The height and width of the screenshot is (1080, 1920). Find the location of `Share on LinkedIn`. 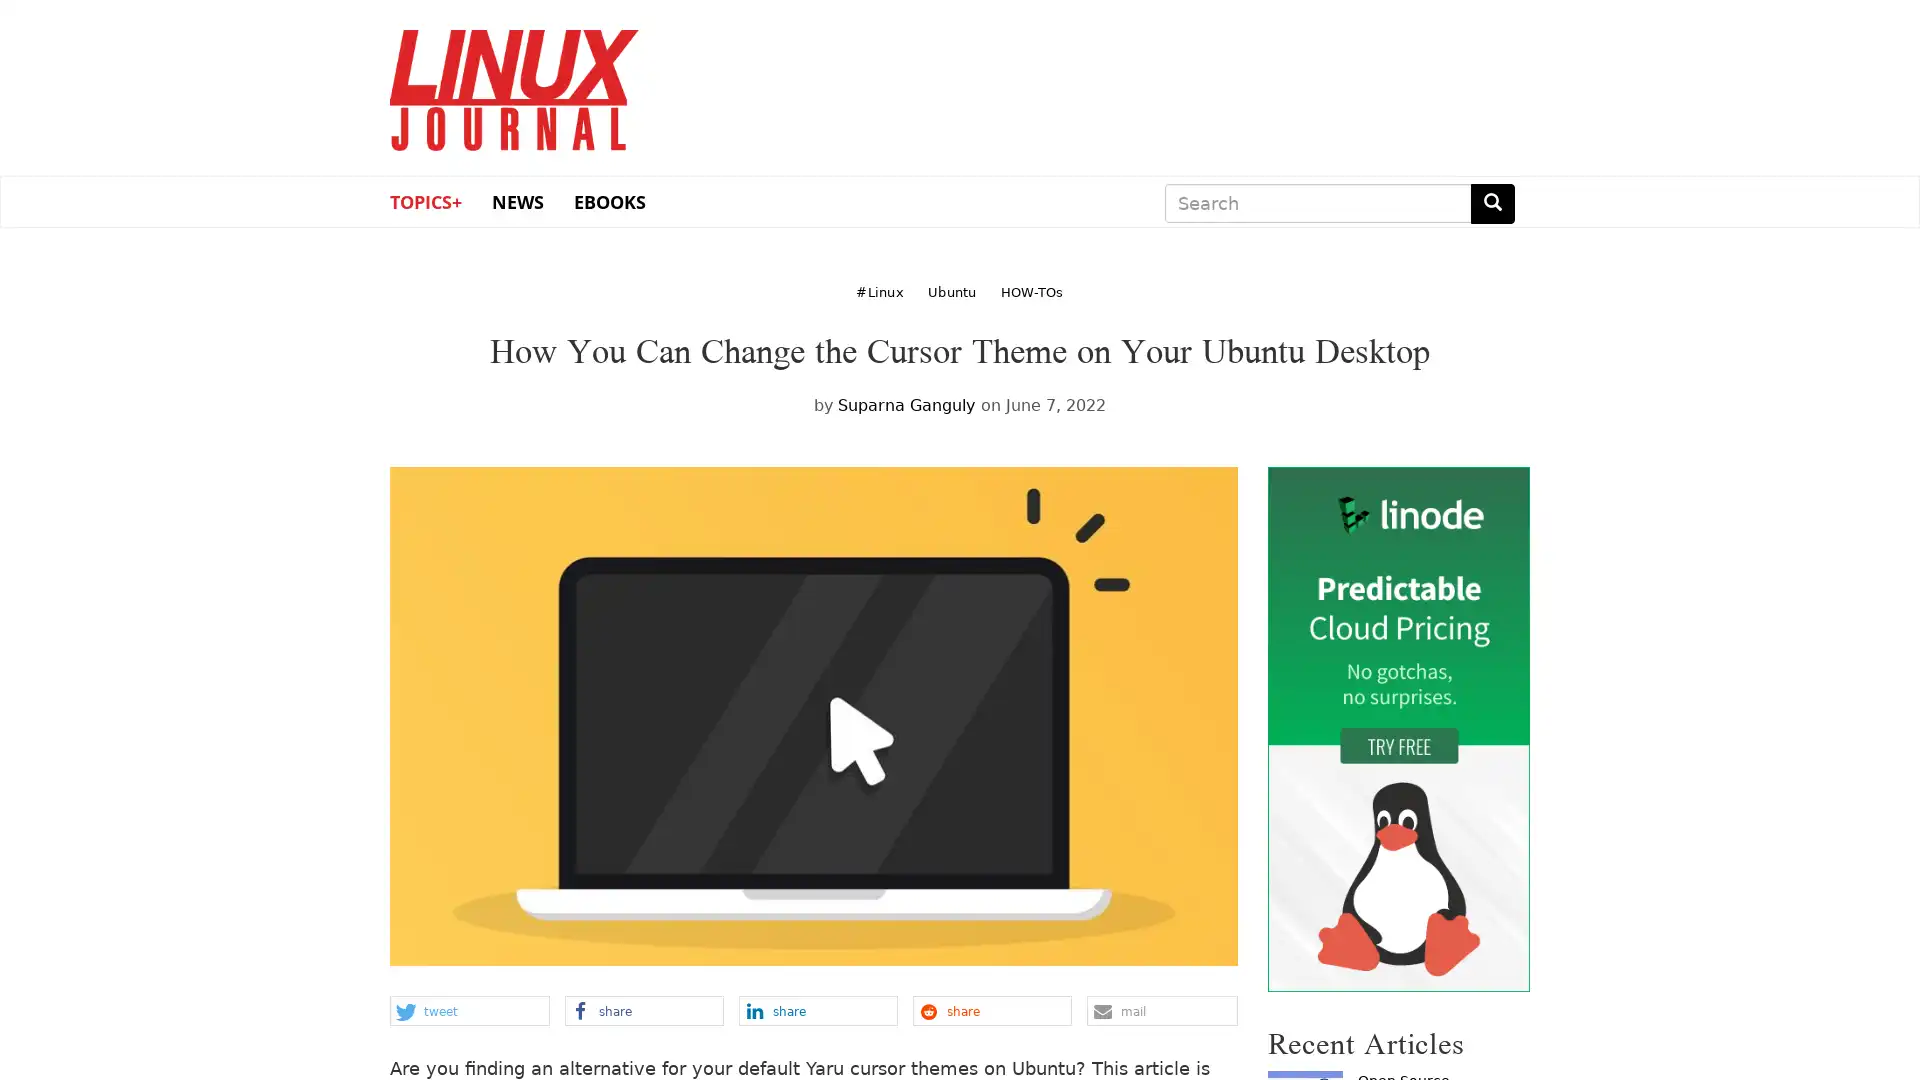

Share on LinkedIn is located at coordinates (817, 1010).